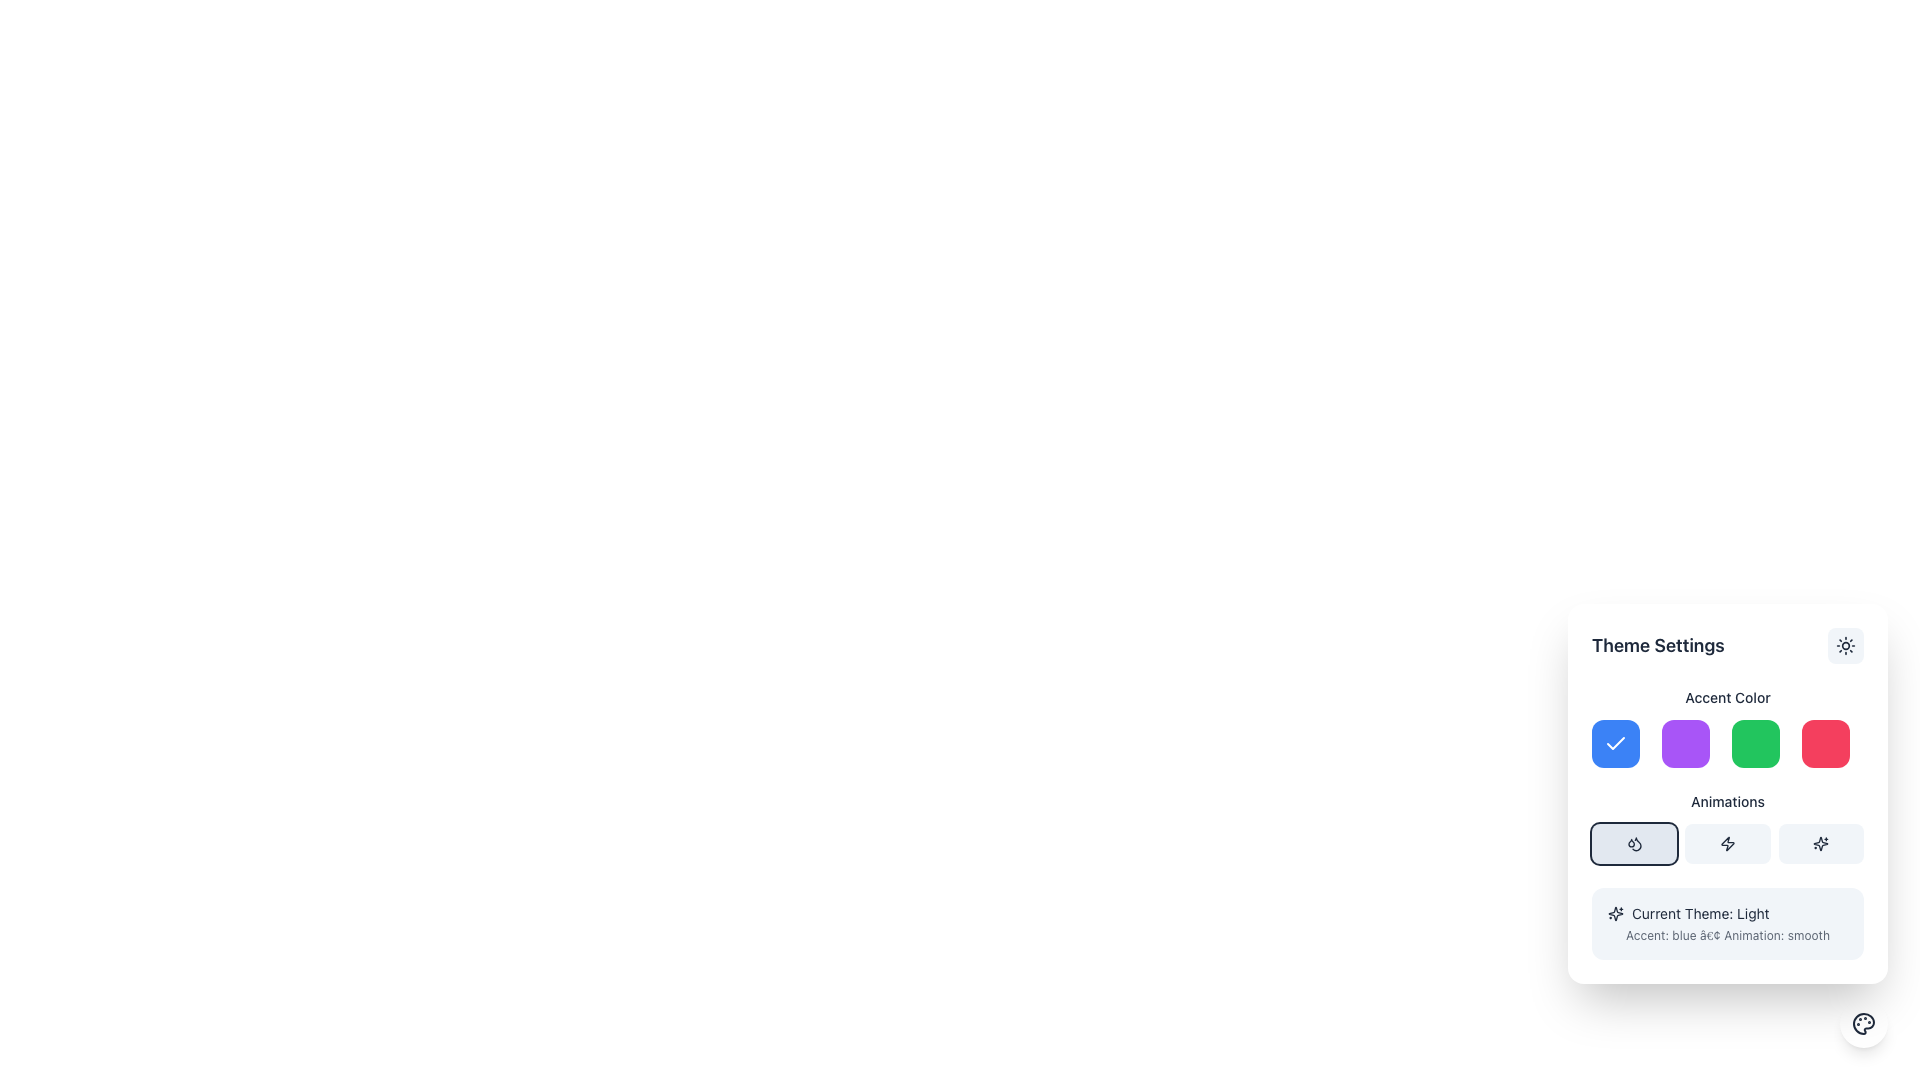 Image resolution: width=1920 pixels, height=1080 pixels. What do you see at coordinates (1821, 844) in the screenshot?
I see `the rightmost button in the group of three buttons in the 'Animations' section of the 'Theme Settings' panel` at bounding box center [1821, 844].